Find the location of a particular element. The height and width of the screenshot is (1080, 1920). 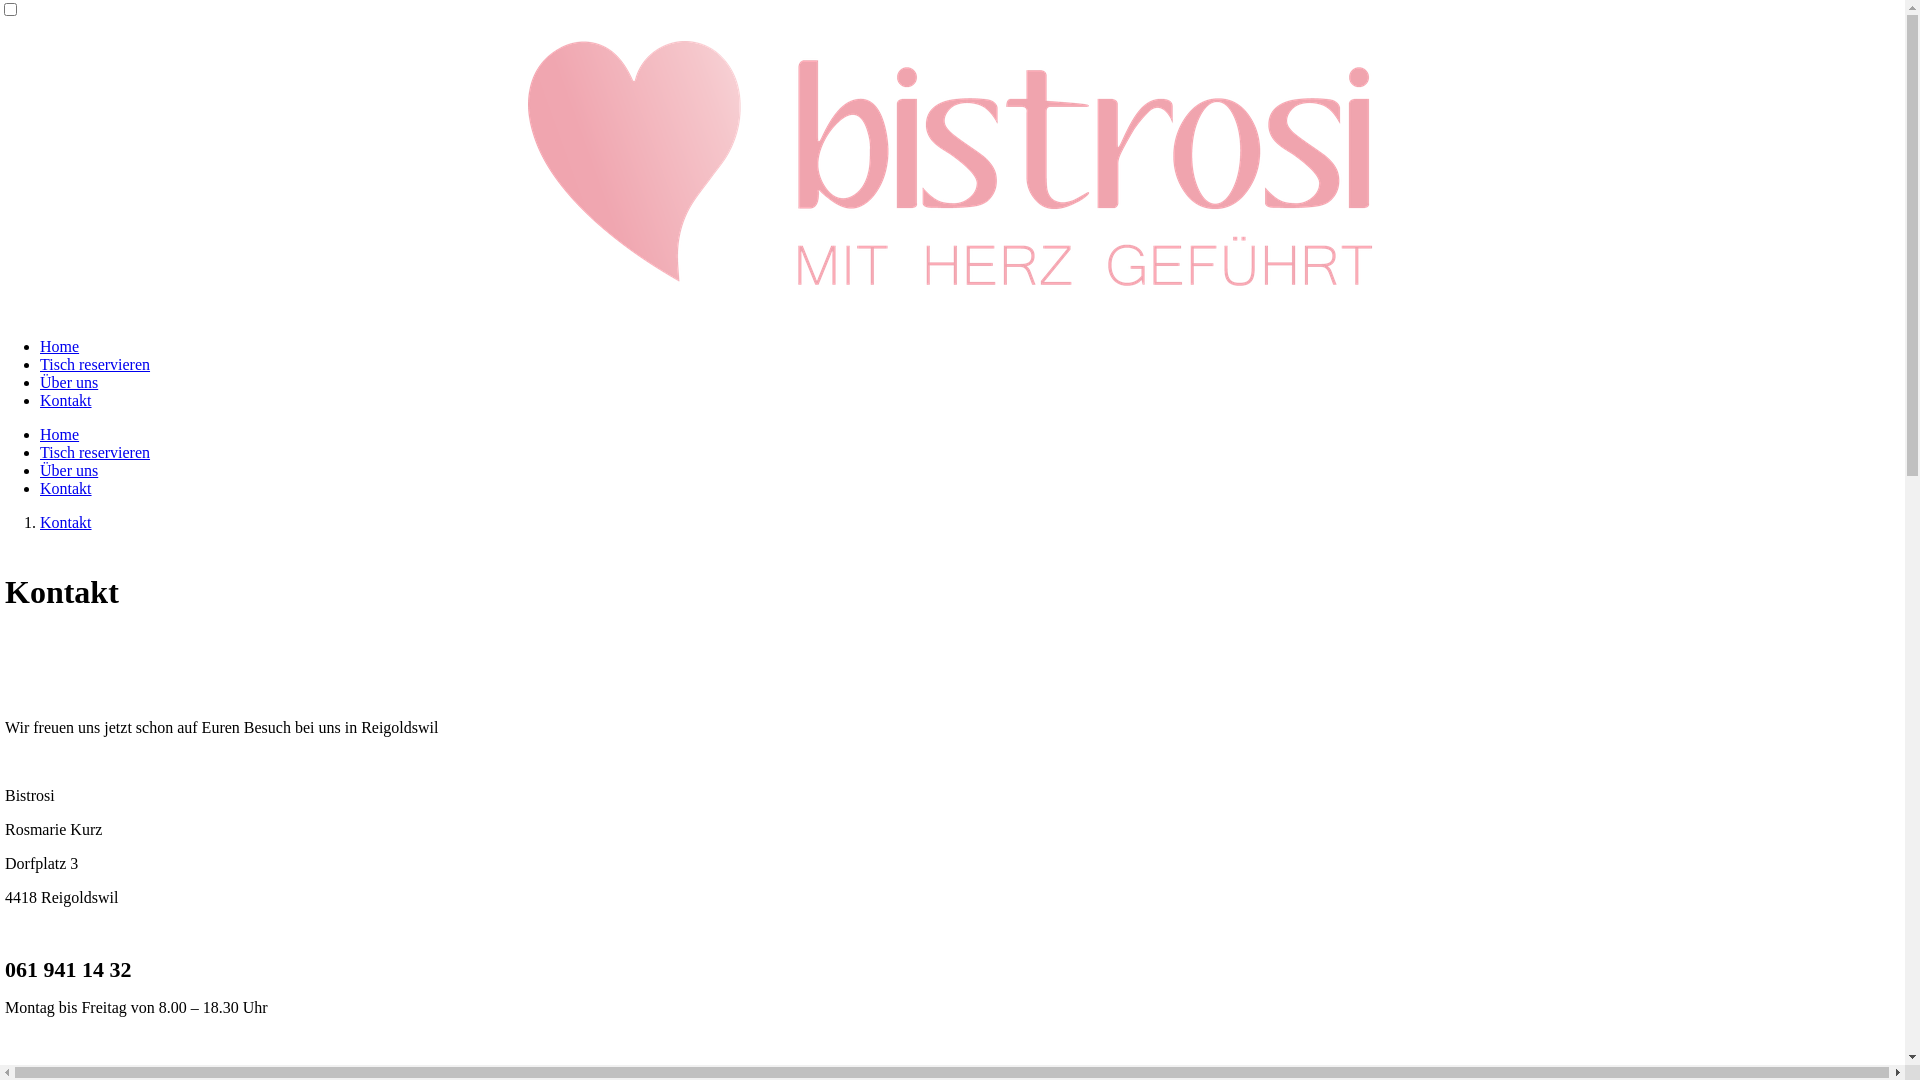

'Tisch reservieren' is located at coordinates (94, 452).